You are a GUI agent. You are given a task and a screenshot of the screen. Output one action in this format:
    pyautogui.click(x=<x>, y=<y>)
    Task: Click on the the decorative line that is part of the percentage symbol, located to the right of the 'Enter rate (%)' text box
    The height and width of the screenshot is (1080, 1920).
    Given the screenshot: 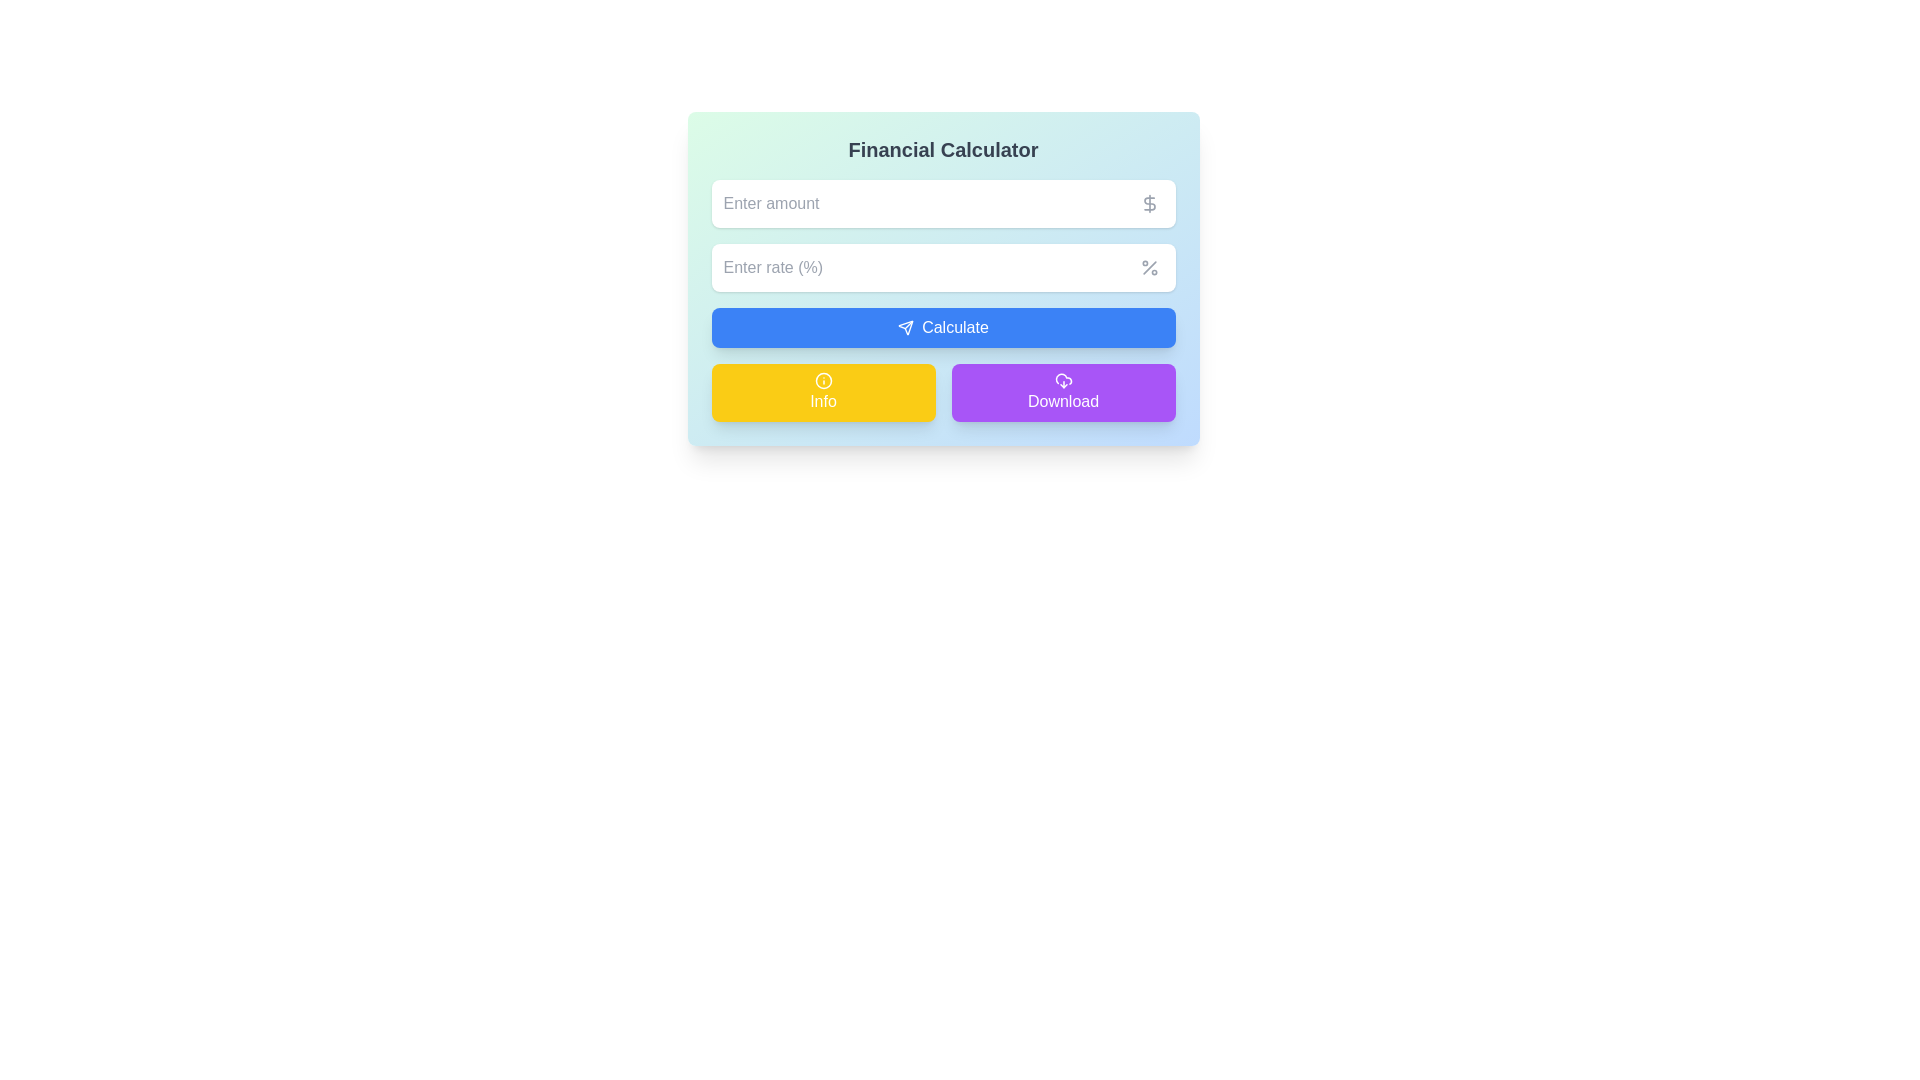 What is the action you would take?
    pyautogui.click(x=1149, y=266)
    